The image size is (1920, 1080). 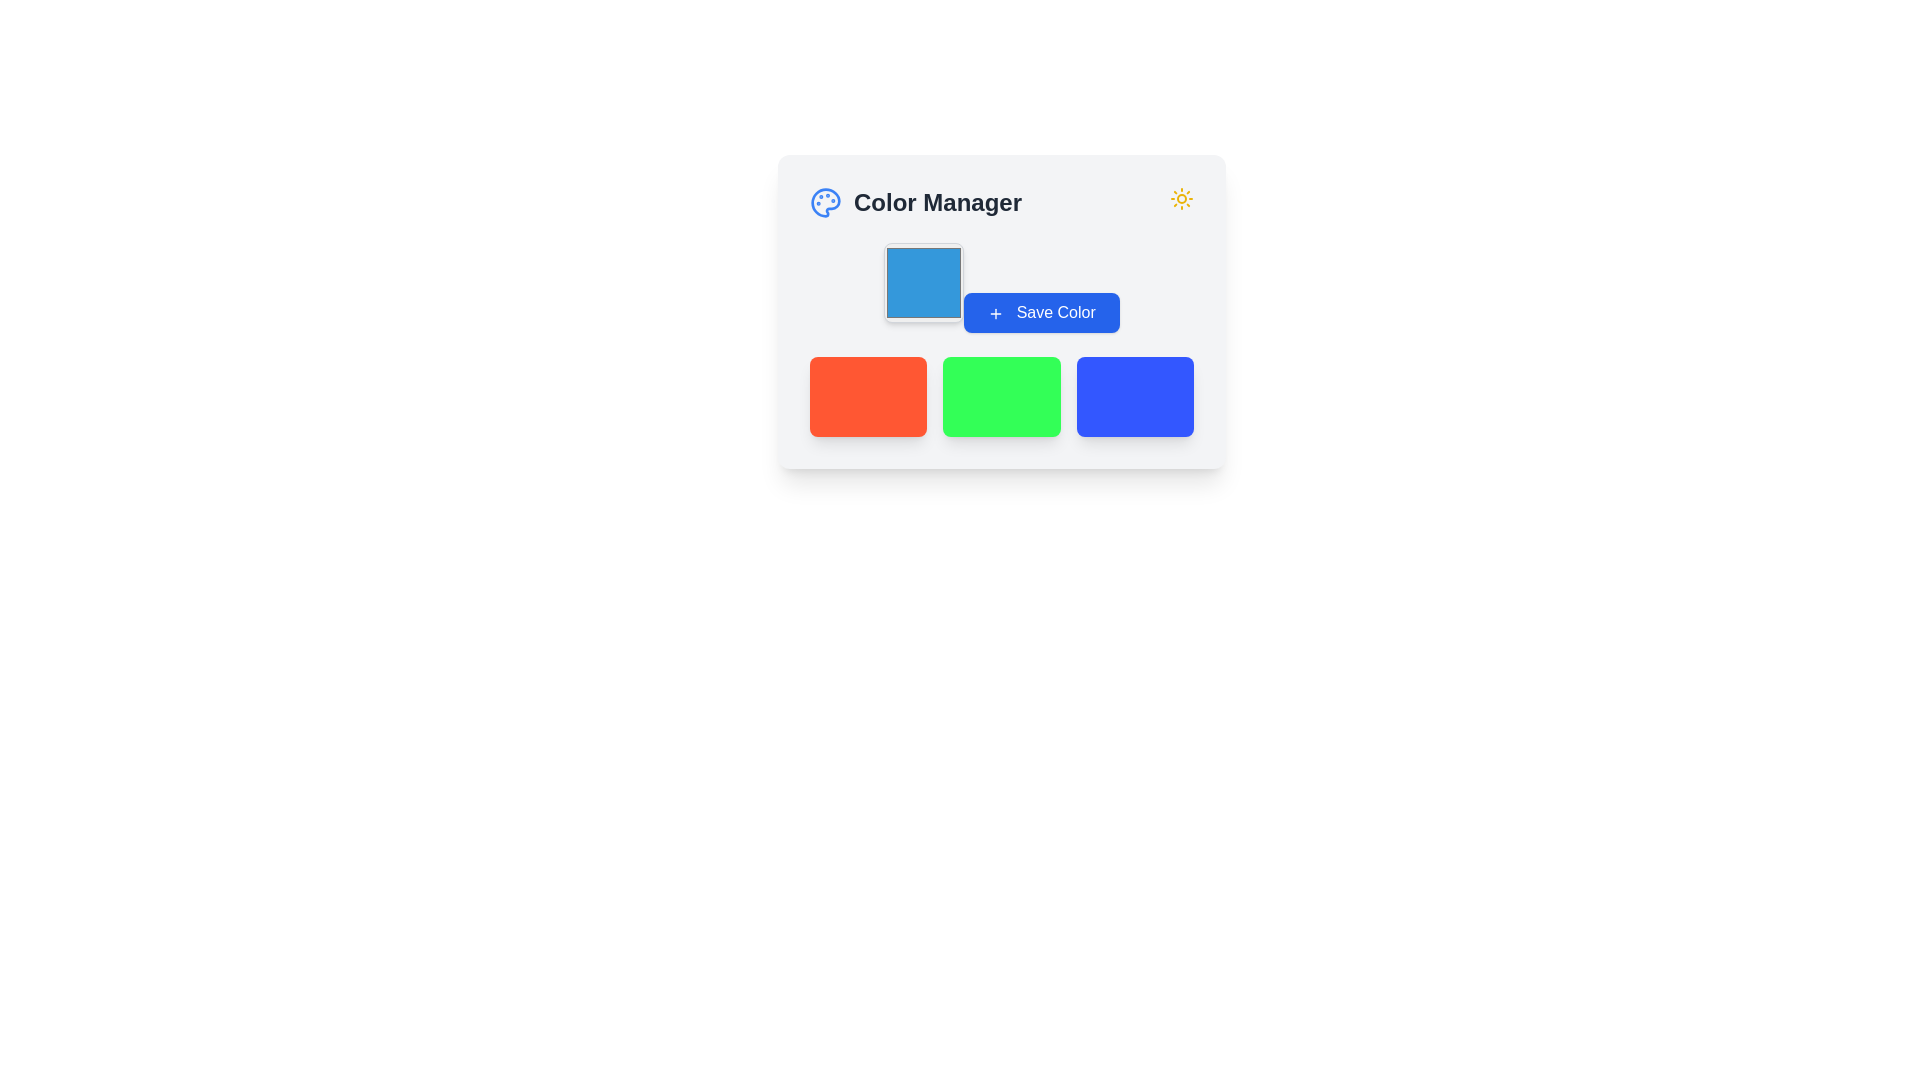 I want to click on the decorative branding icon for the 'Color Manager' tool located in the top-left region of the interface, adjacent to the title text 'Color Manager', so click(x=825, y=203).